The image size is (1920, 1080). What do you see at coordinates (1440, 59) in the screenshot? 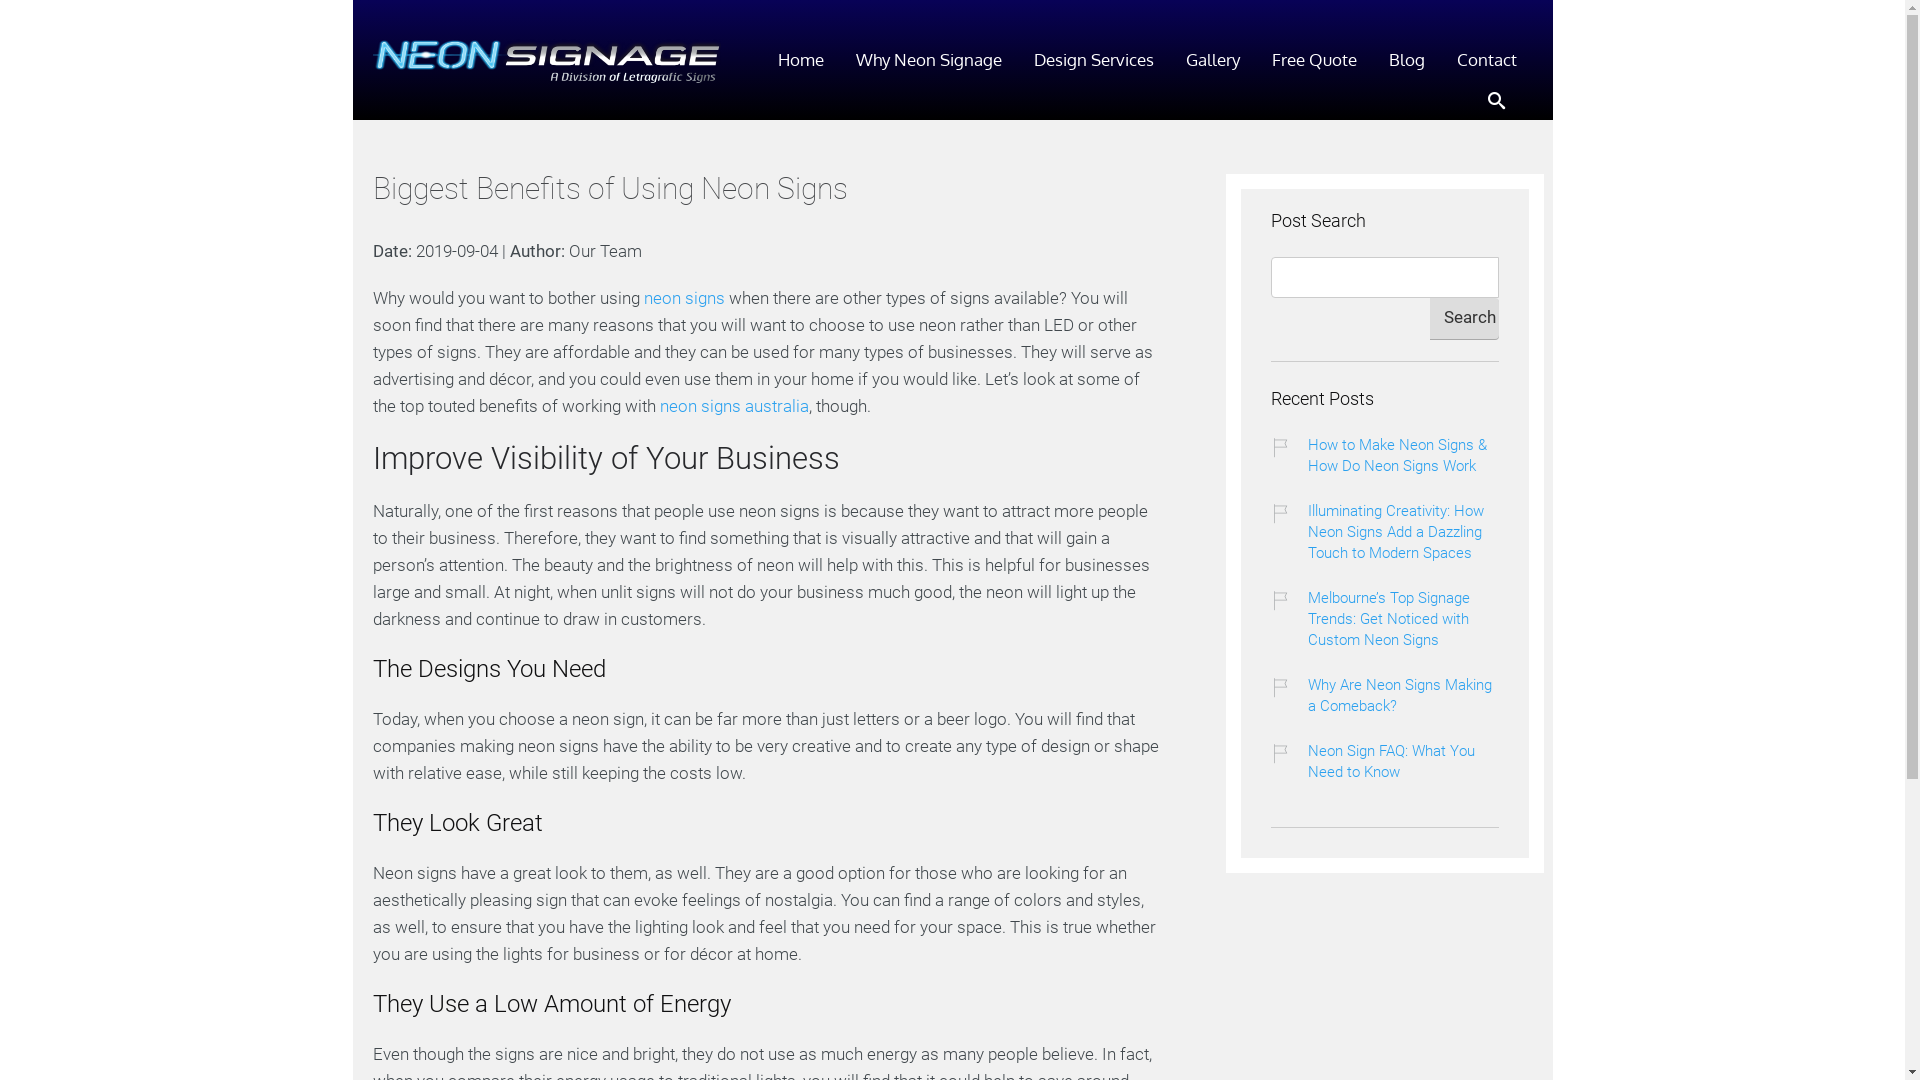
I see `'Contact'` at bounding box center [1440, 59].